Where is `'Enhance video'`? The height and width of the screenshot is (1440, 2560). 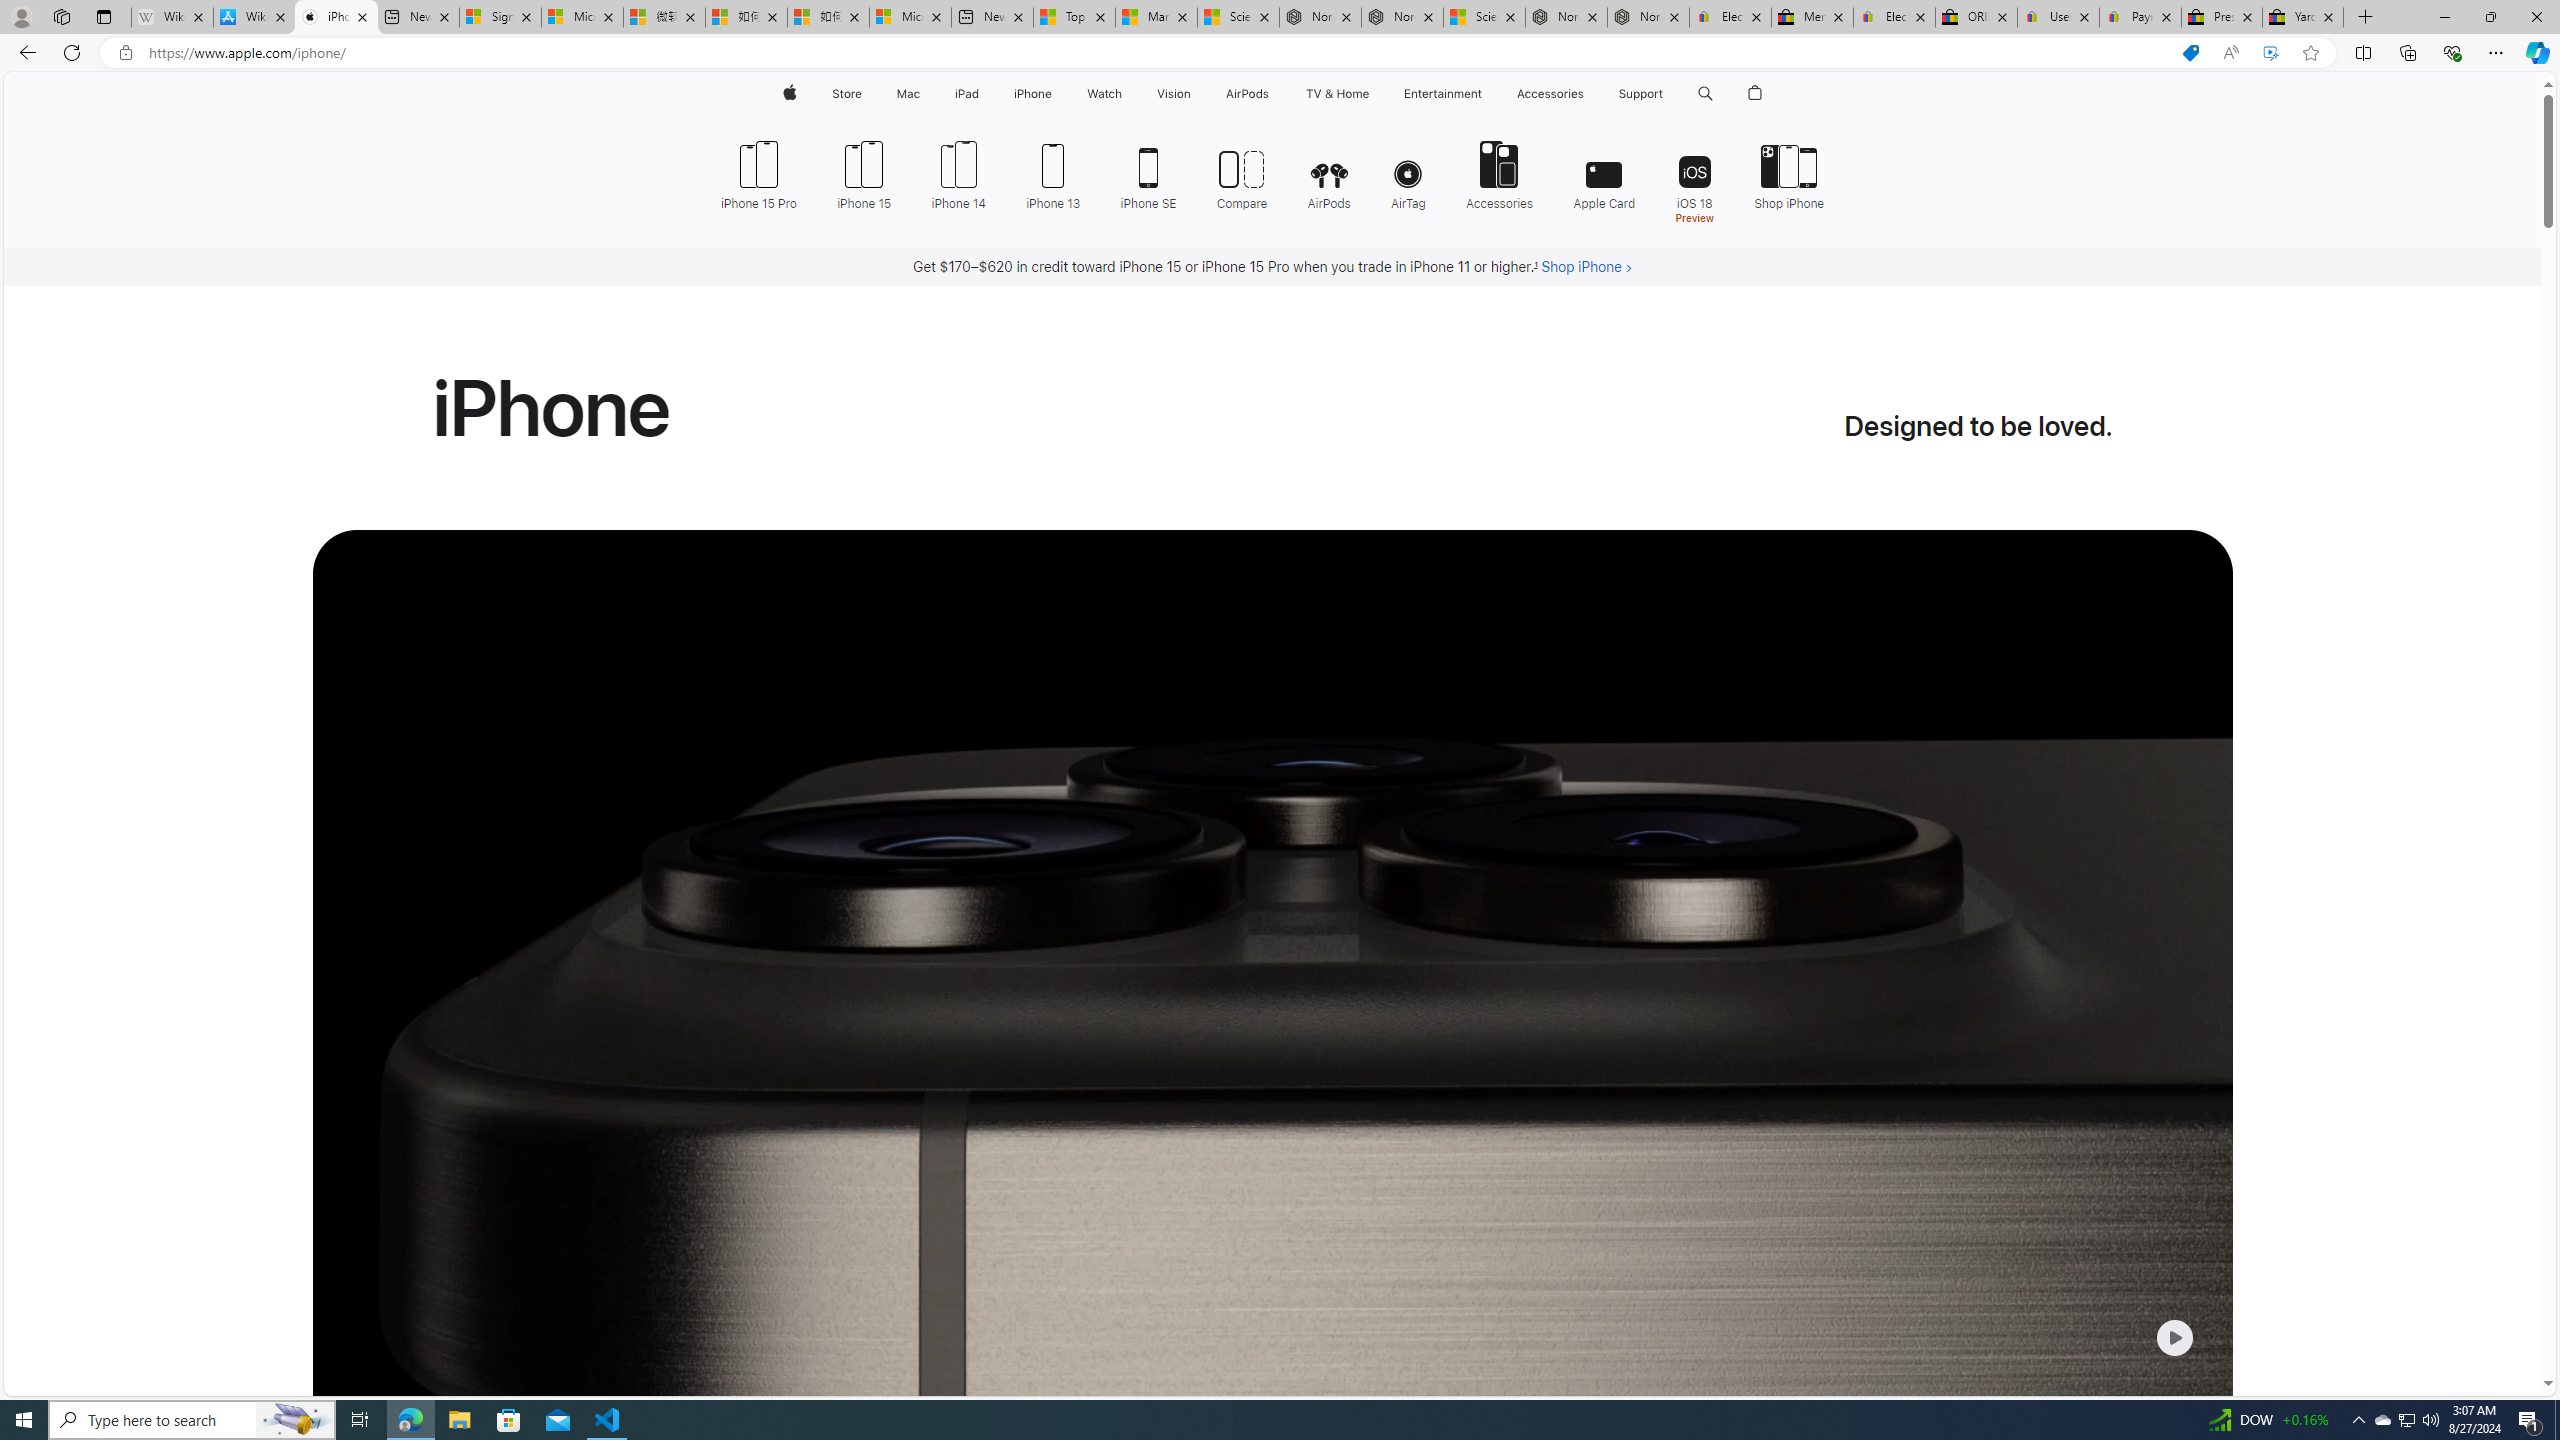 'Enhance video' is located at coordinates (2270, 53).